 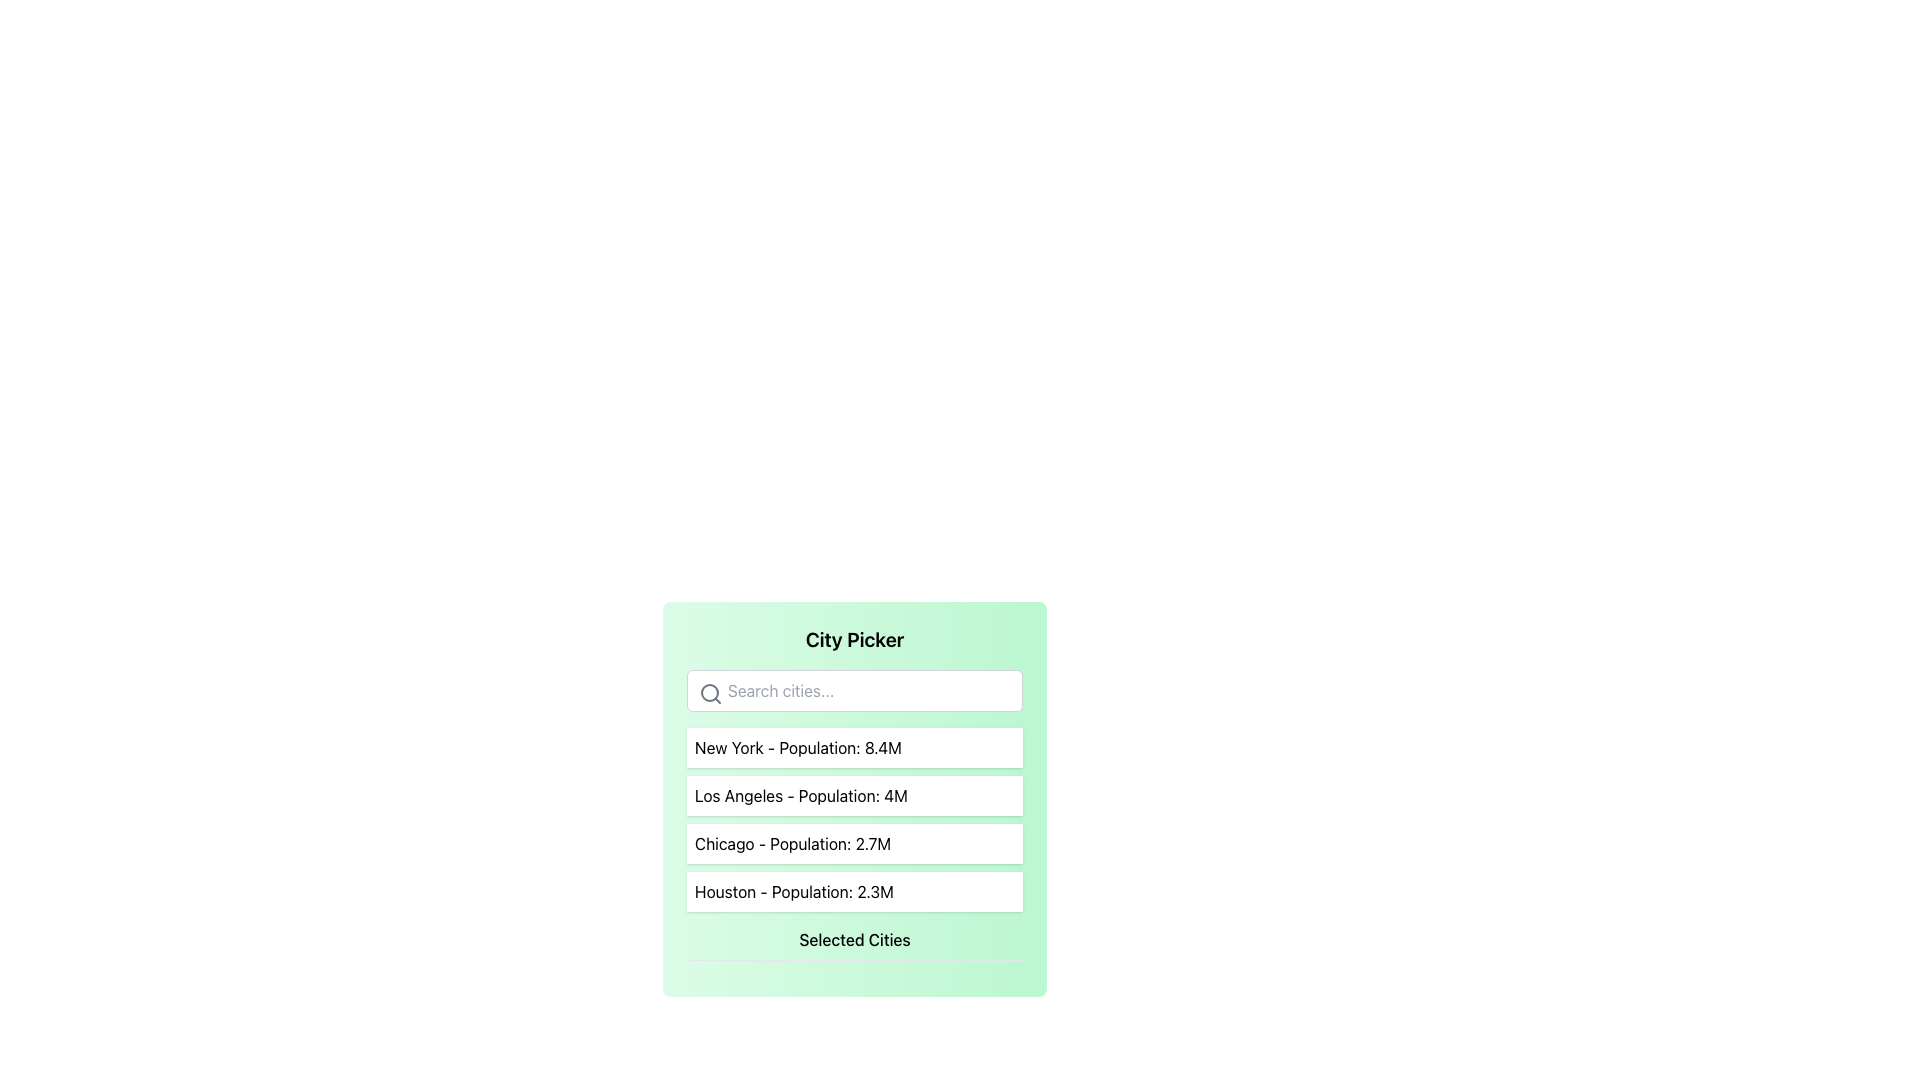 What do you see at coordinates (854, 748) in the screenshot?
I see `the first Informational List Item displaying 'New York - Population: 8.4M'` at bounding box center [854, 748].